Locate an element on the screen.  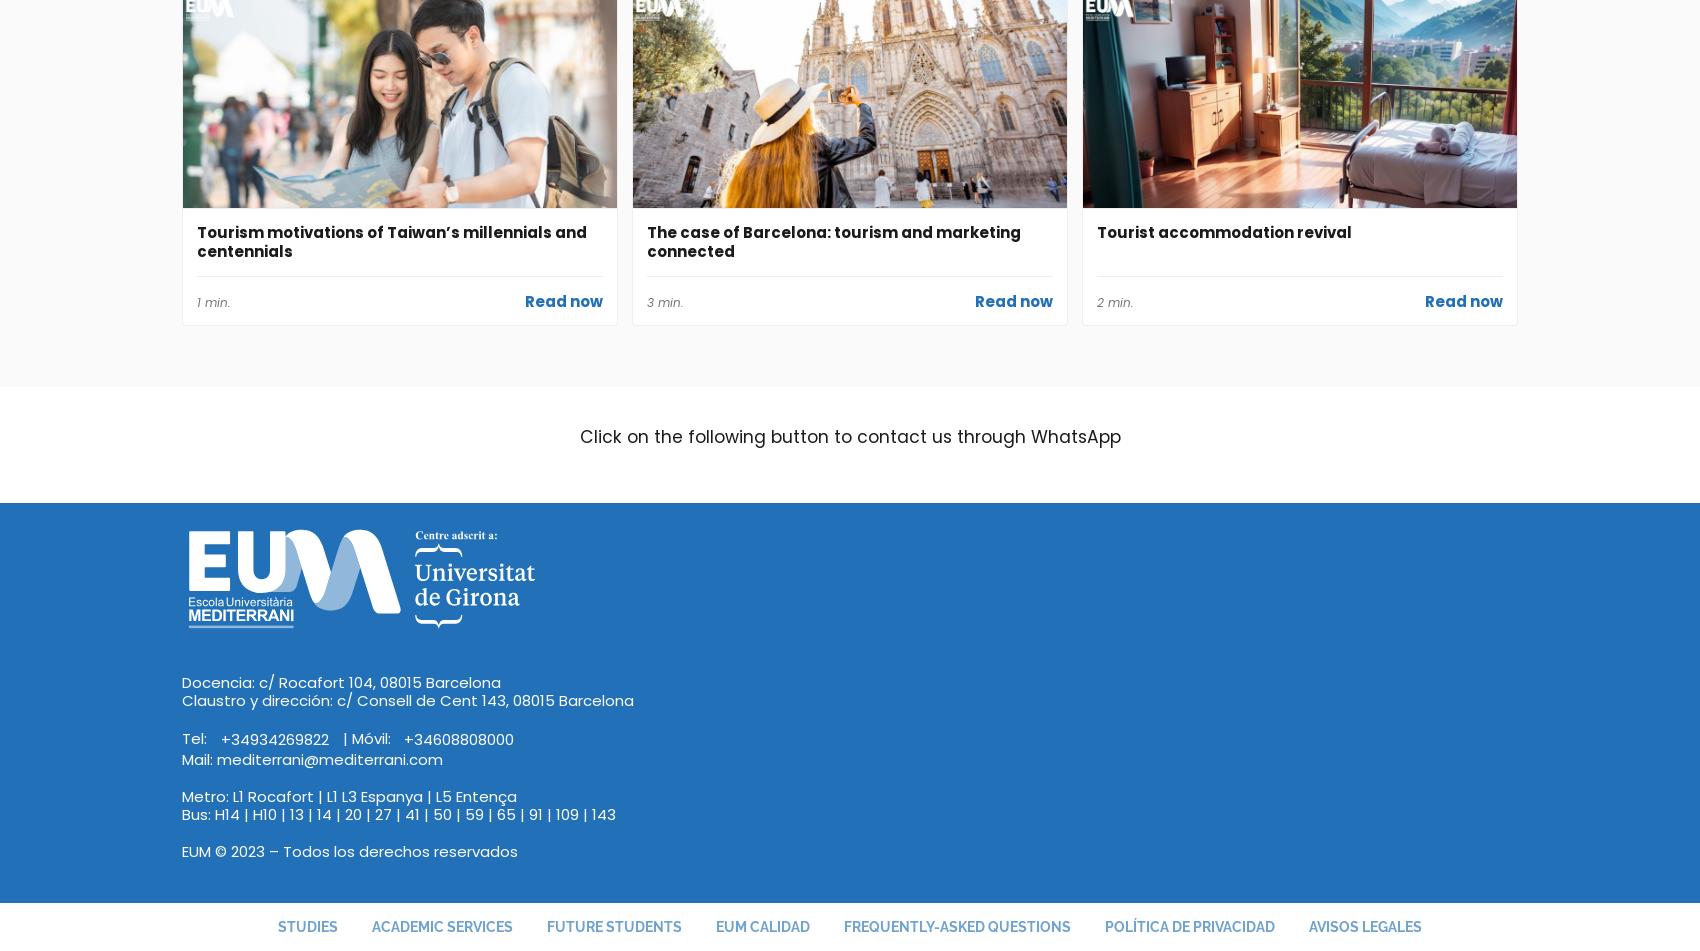
'Tel:' is located at coordinates (195, 737).